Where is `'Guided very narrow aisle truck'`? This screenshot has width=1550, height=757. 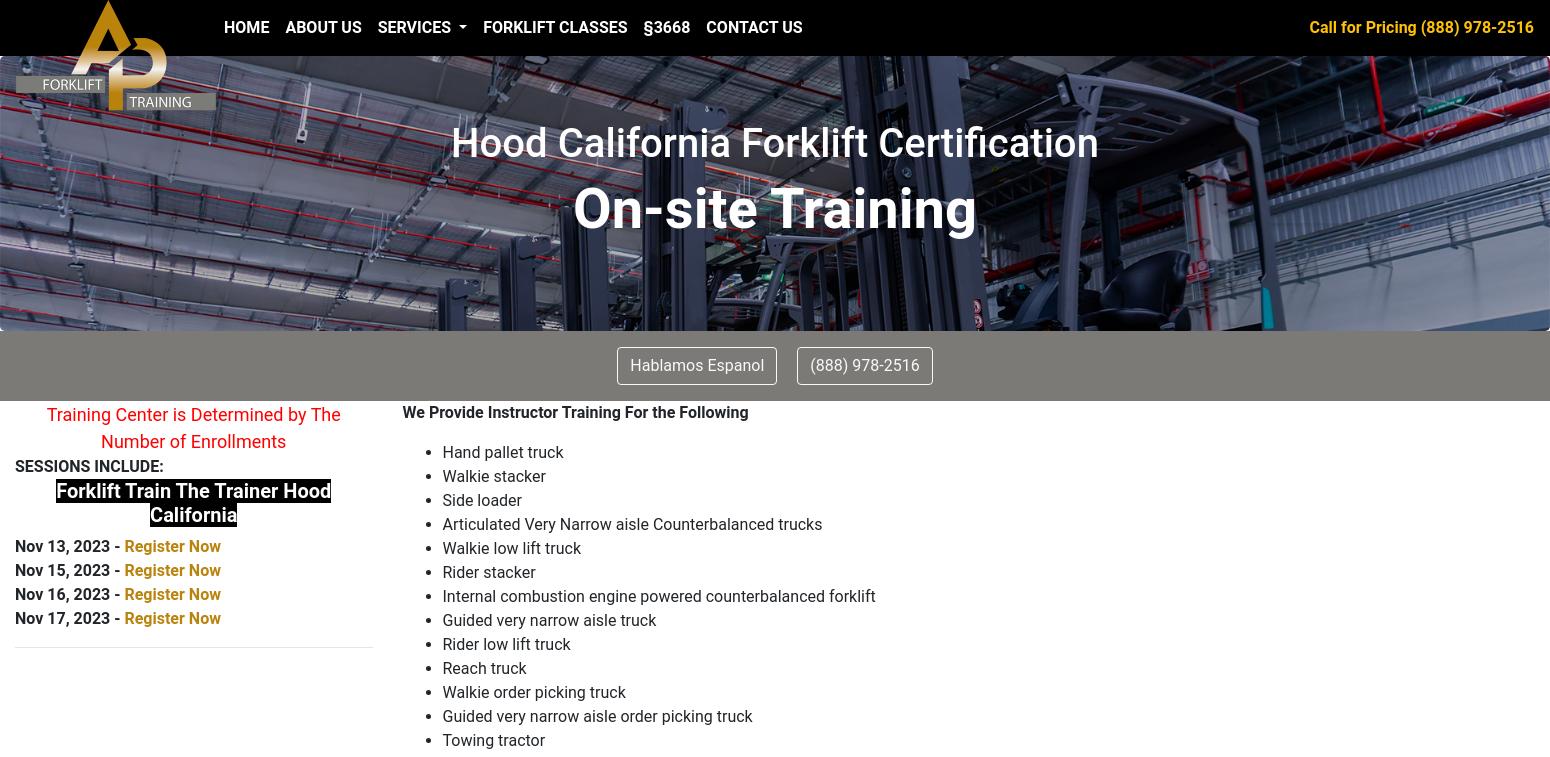
'Guided very narrow aisle truck' is located at coordinates (549, 620).